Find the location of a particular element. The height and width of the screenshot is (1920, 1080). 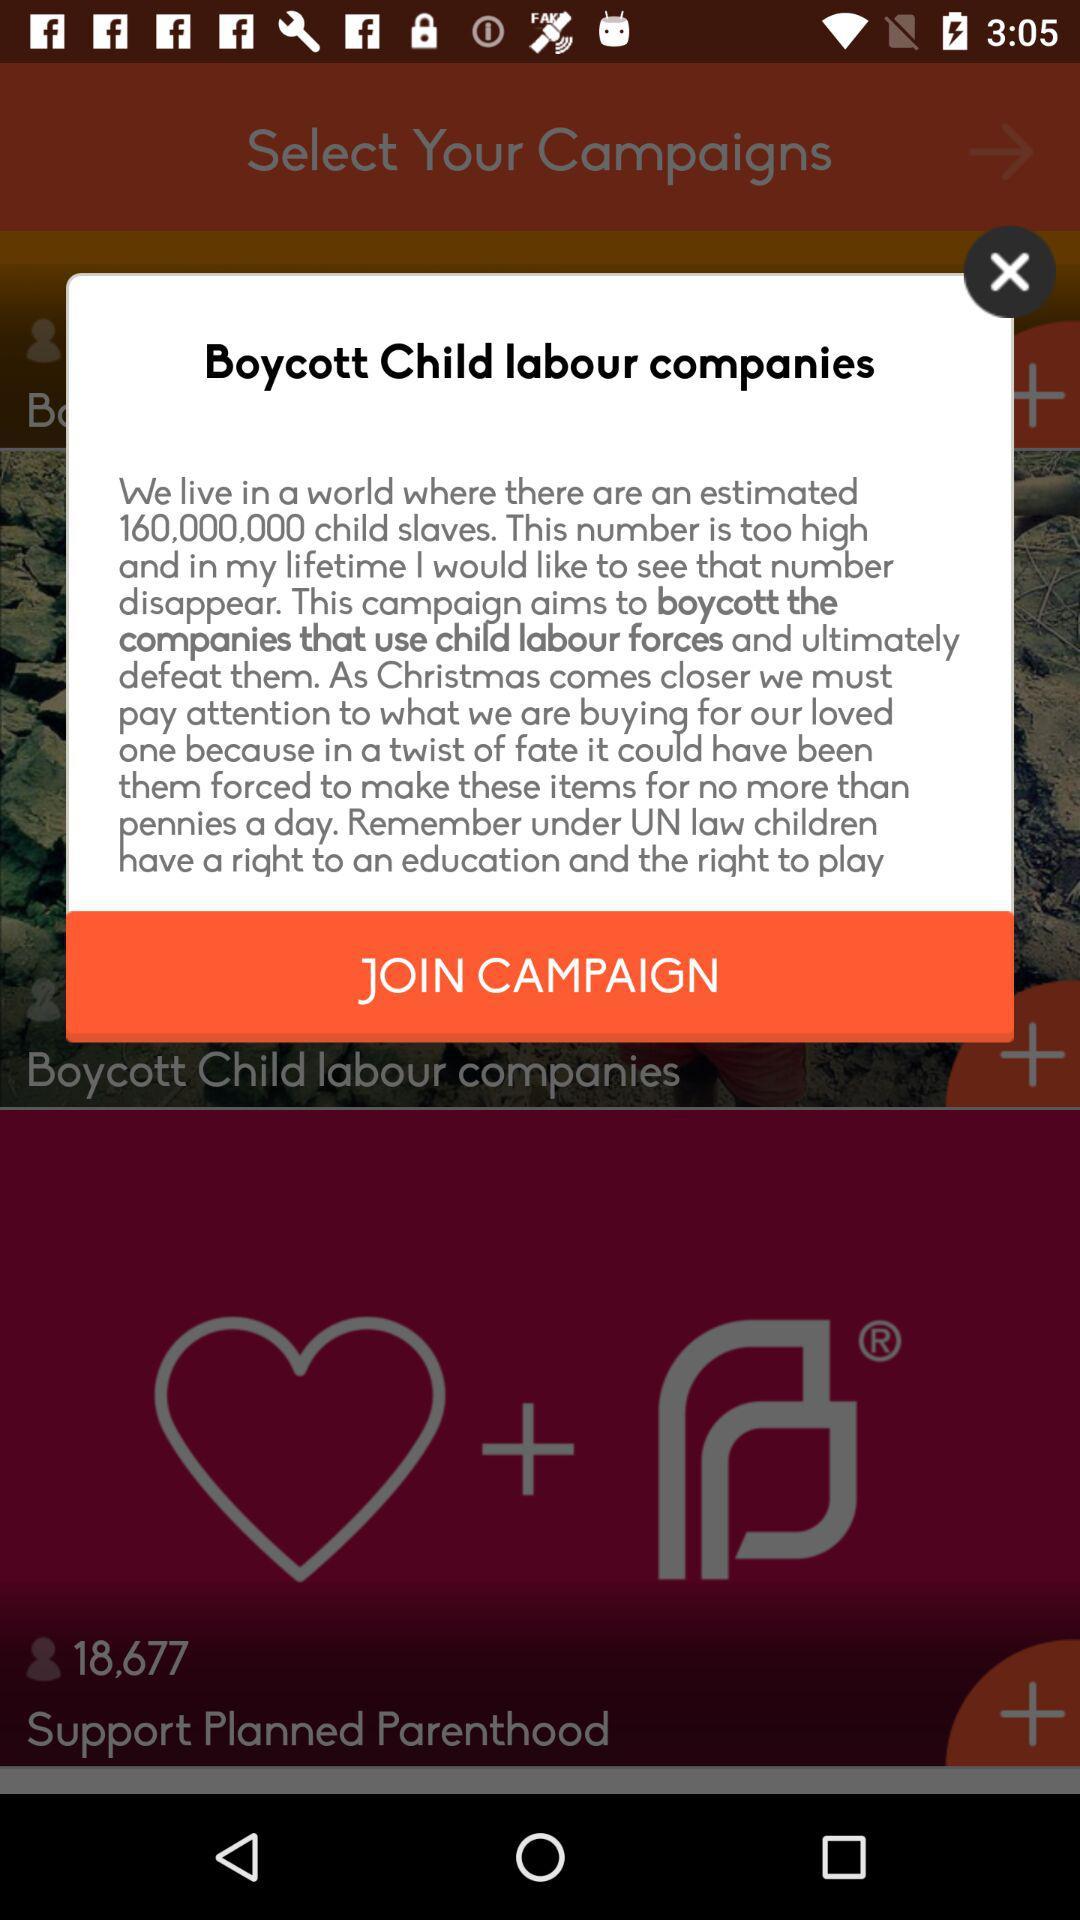

the close icon is located at coordinates (1009, 280).